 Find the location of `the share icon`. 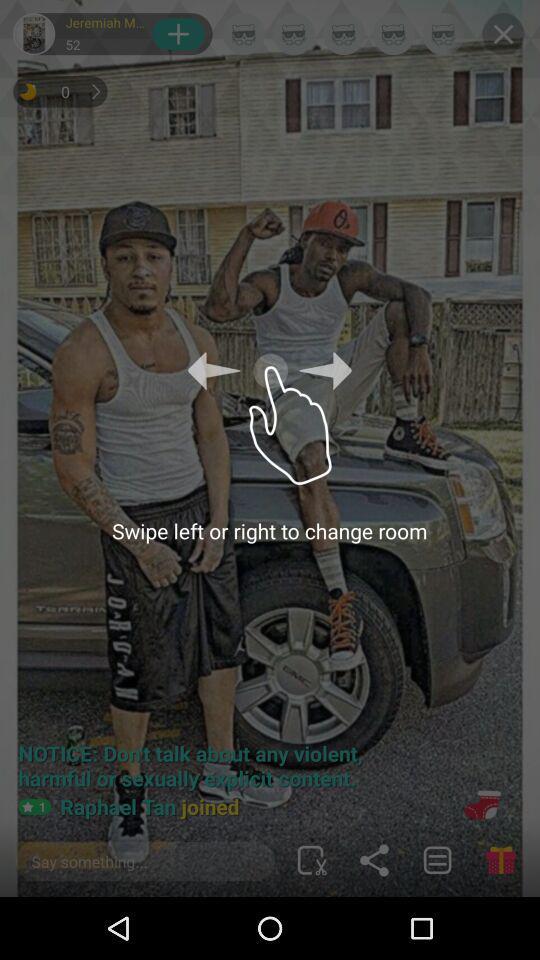

the share icon is located at coordinates (374, 859).